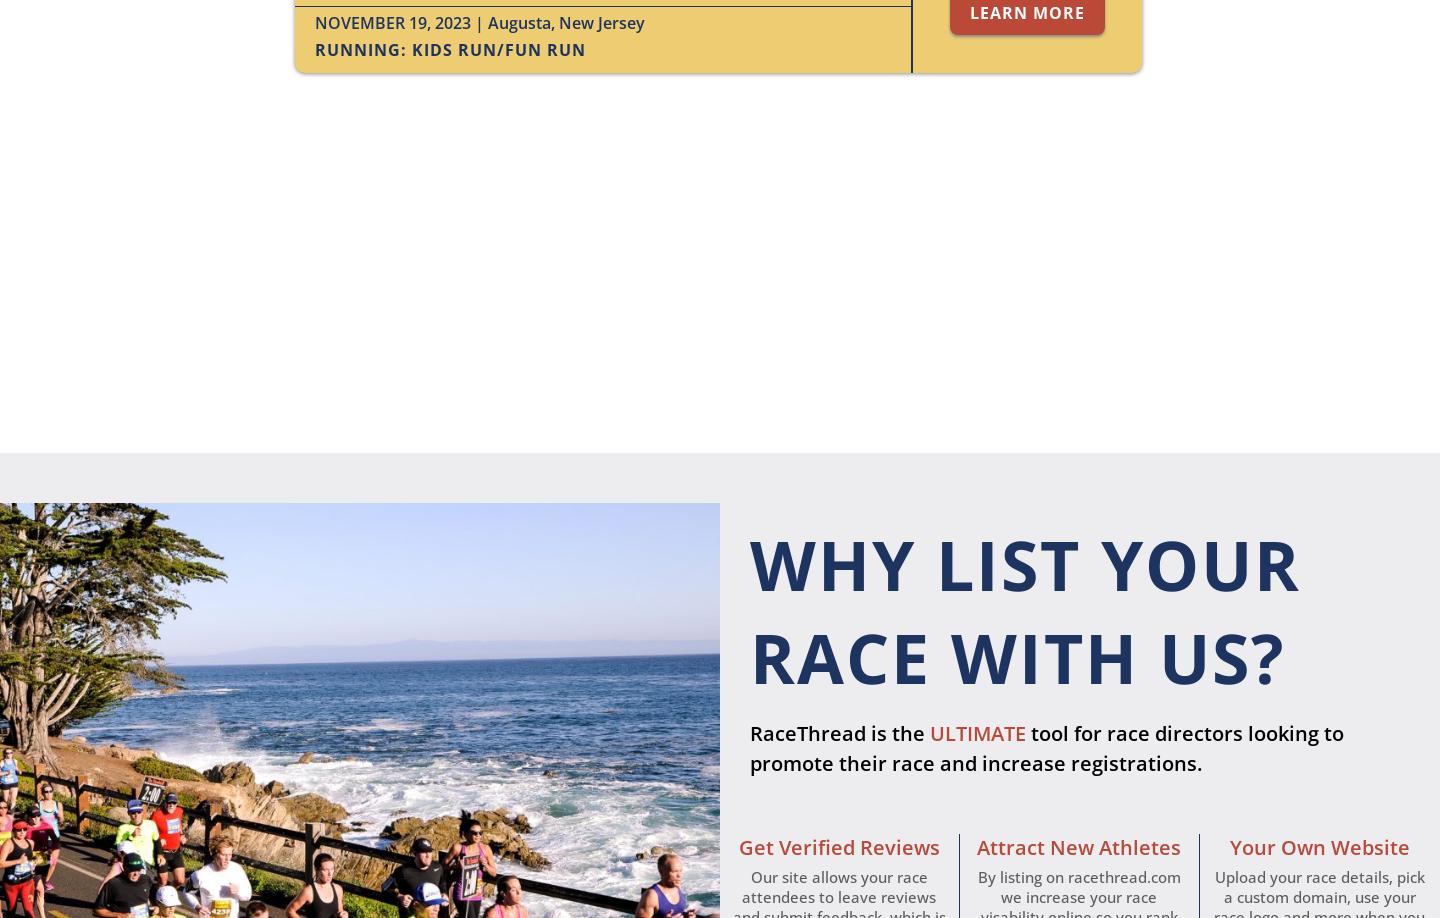  I want to click on 'LEARN MORE', so click(1027, 13).